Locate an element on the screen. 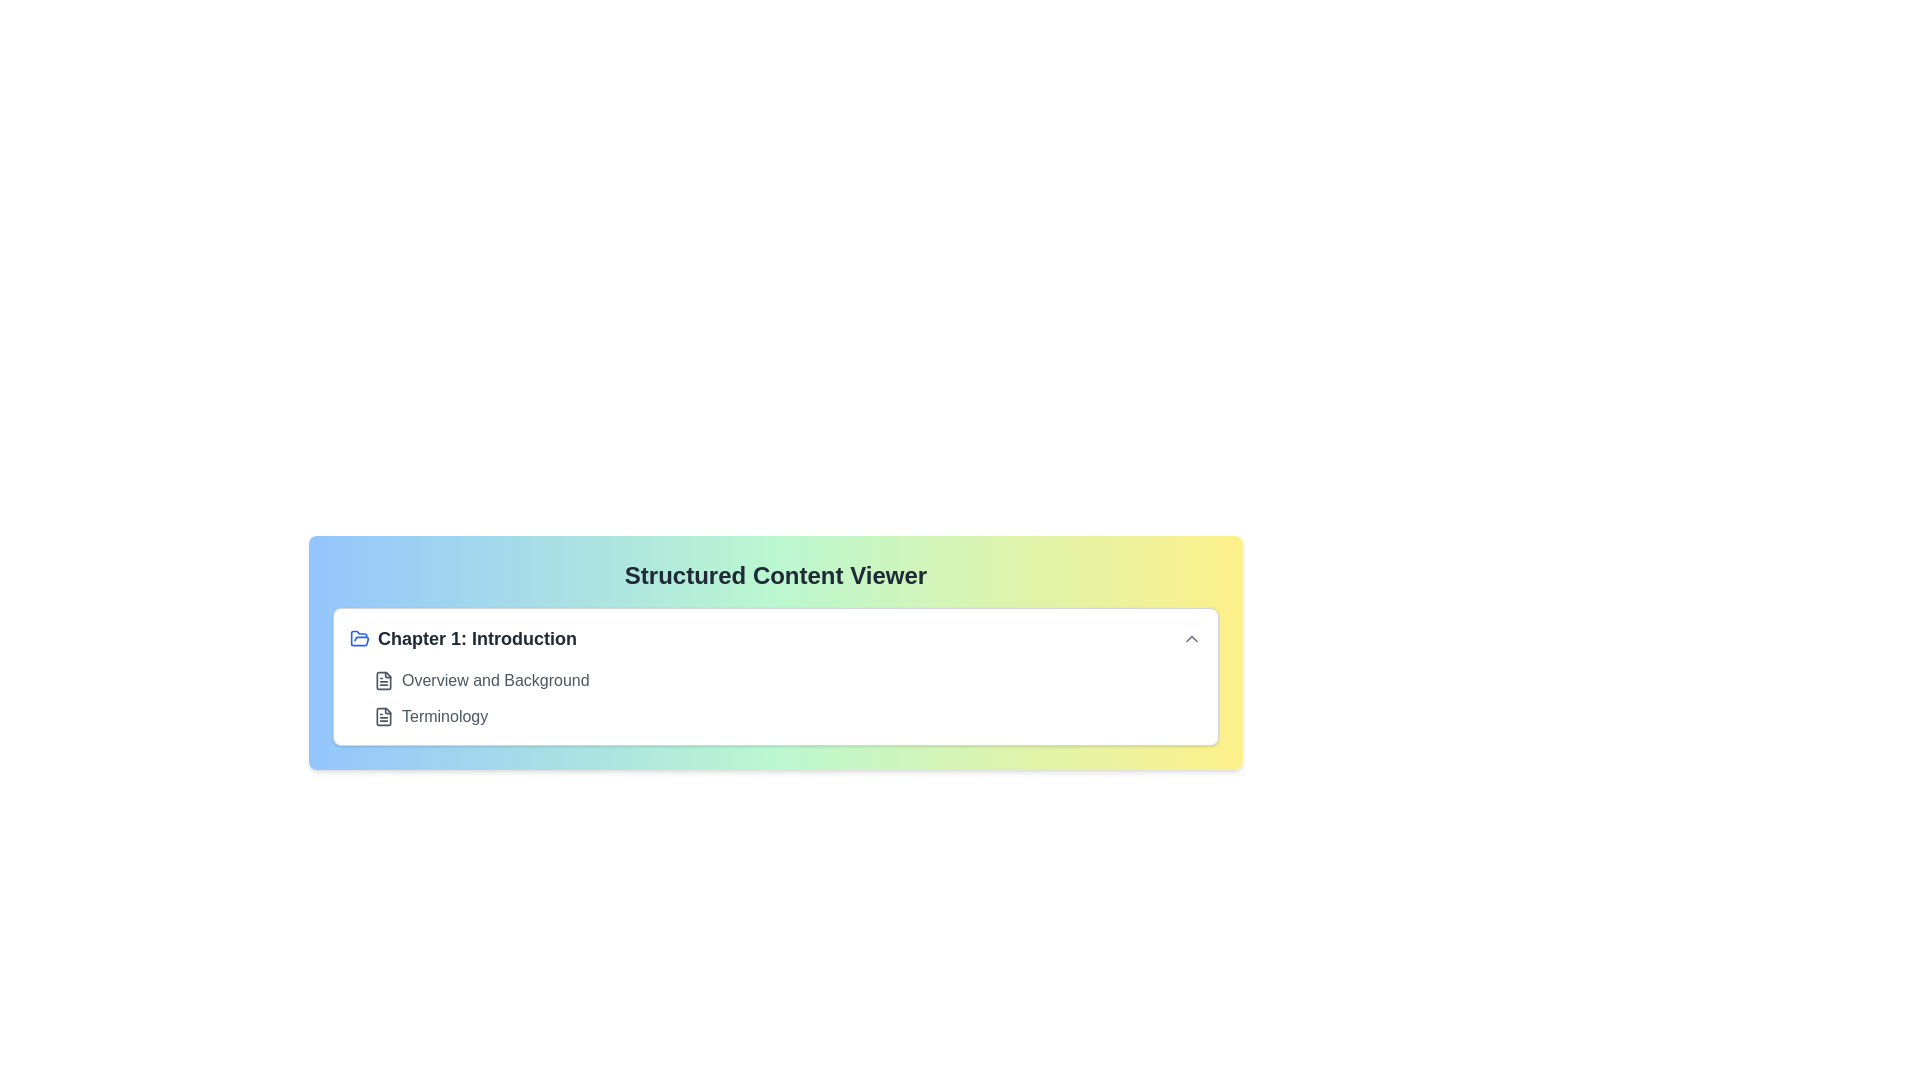 The height and width of the screenshot is (1080, 1920). the text label displaying 'Overview and Background' located under 'Chapter 1: Introduction' is located at coordinates (495, 680).